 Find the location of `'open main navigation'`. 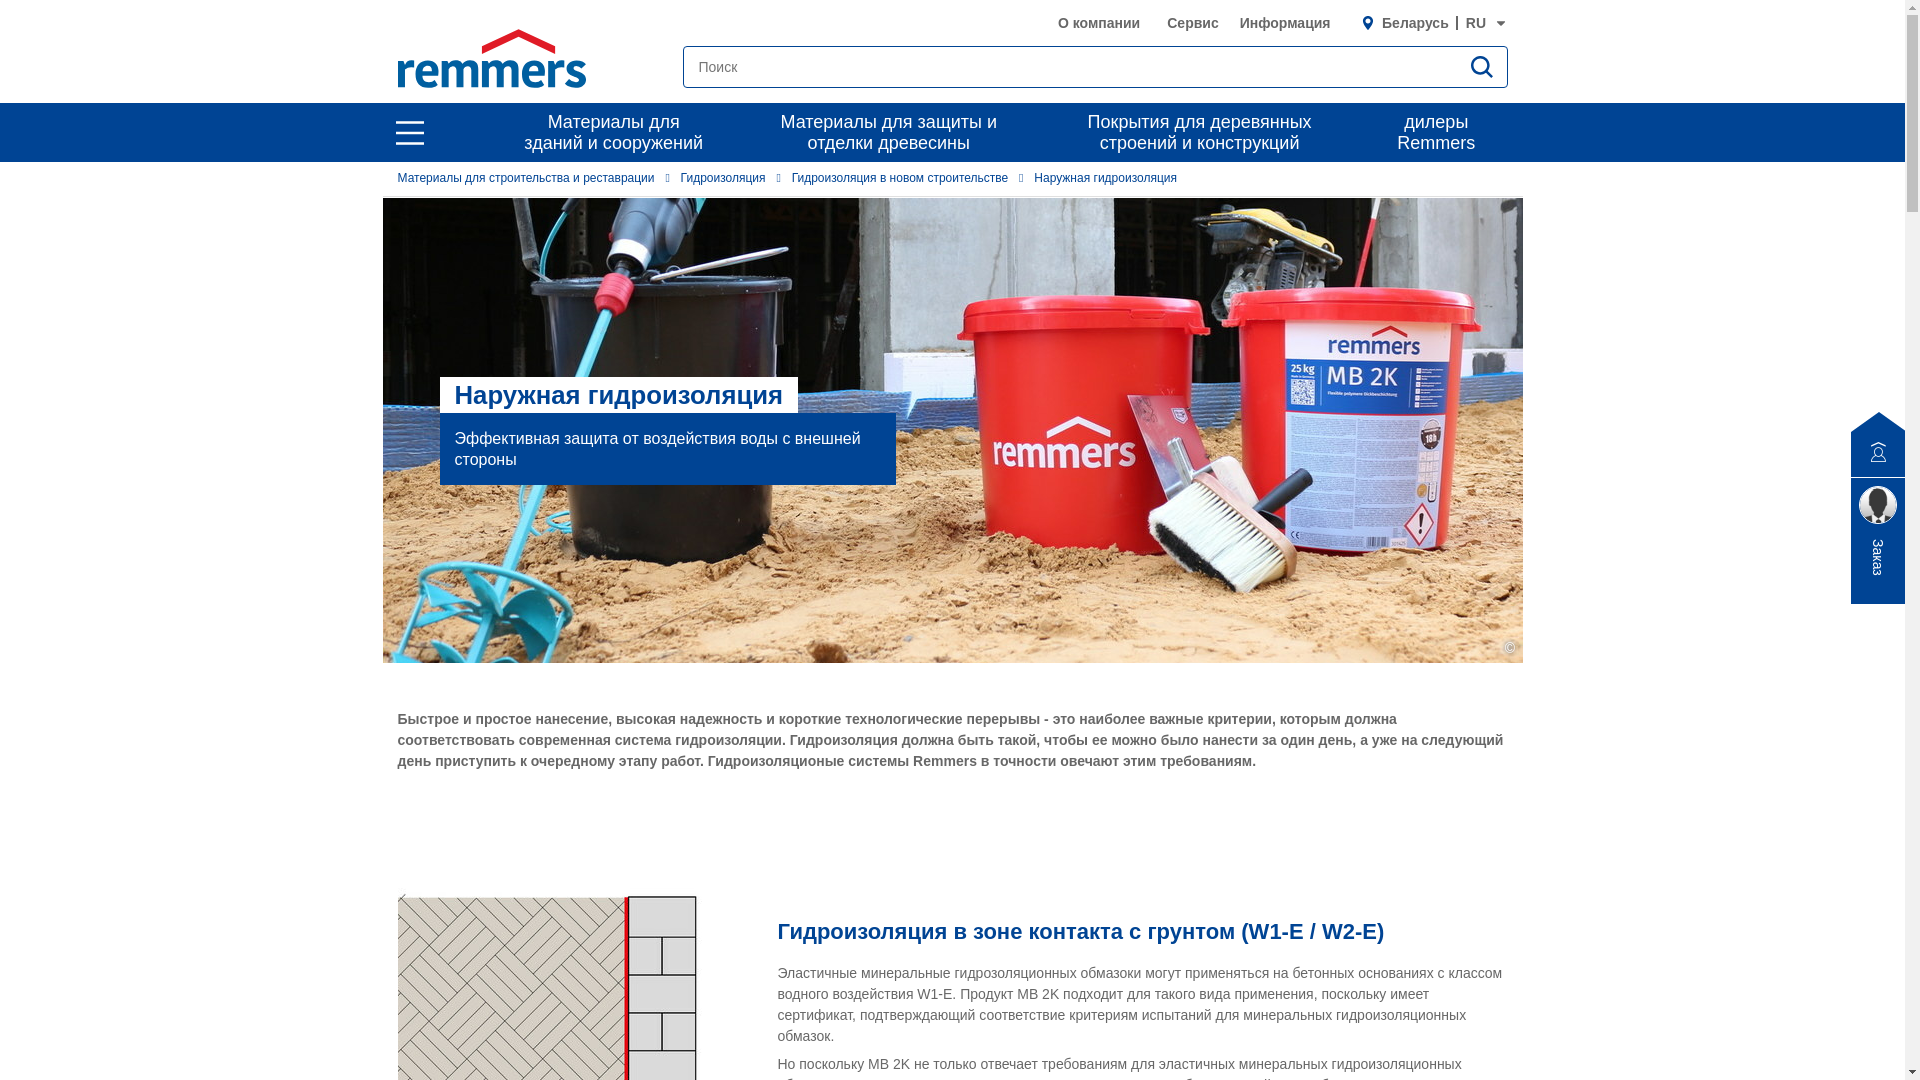

'open main navigation' is located at coordinates (408, 132).